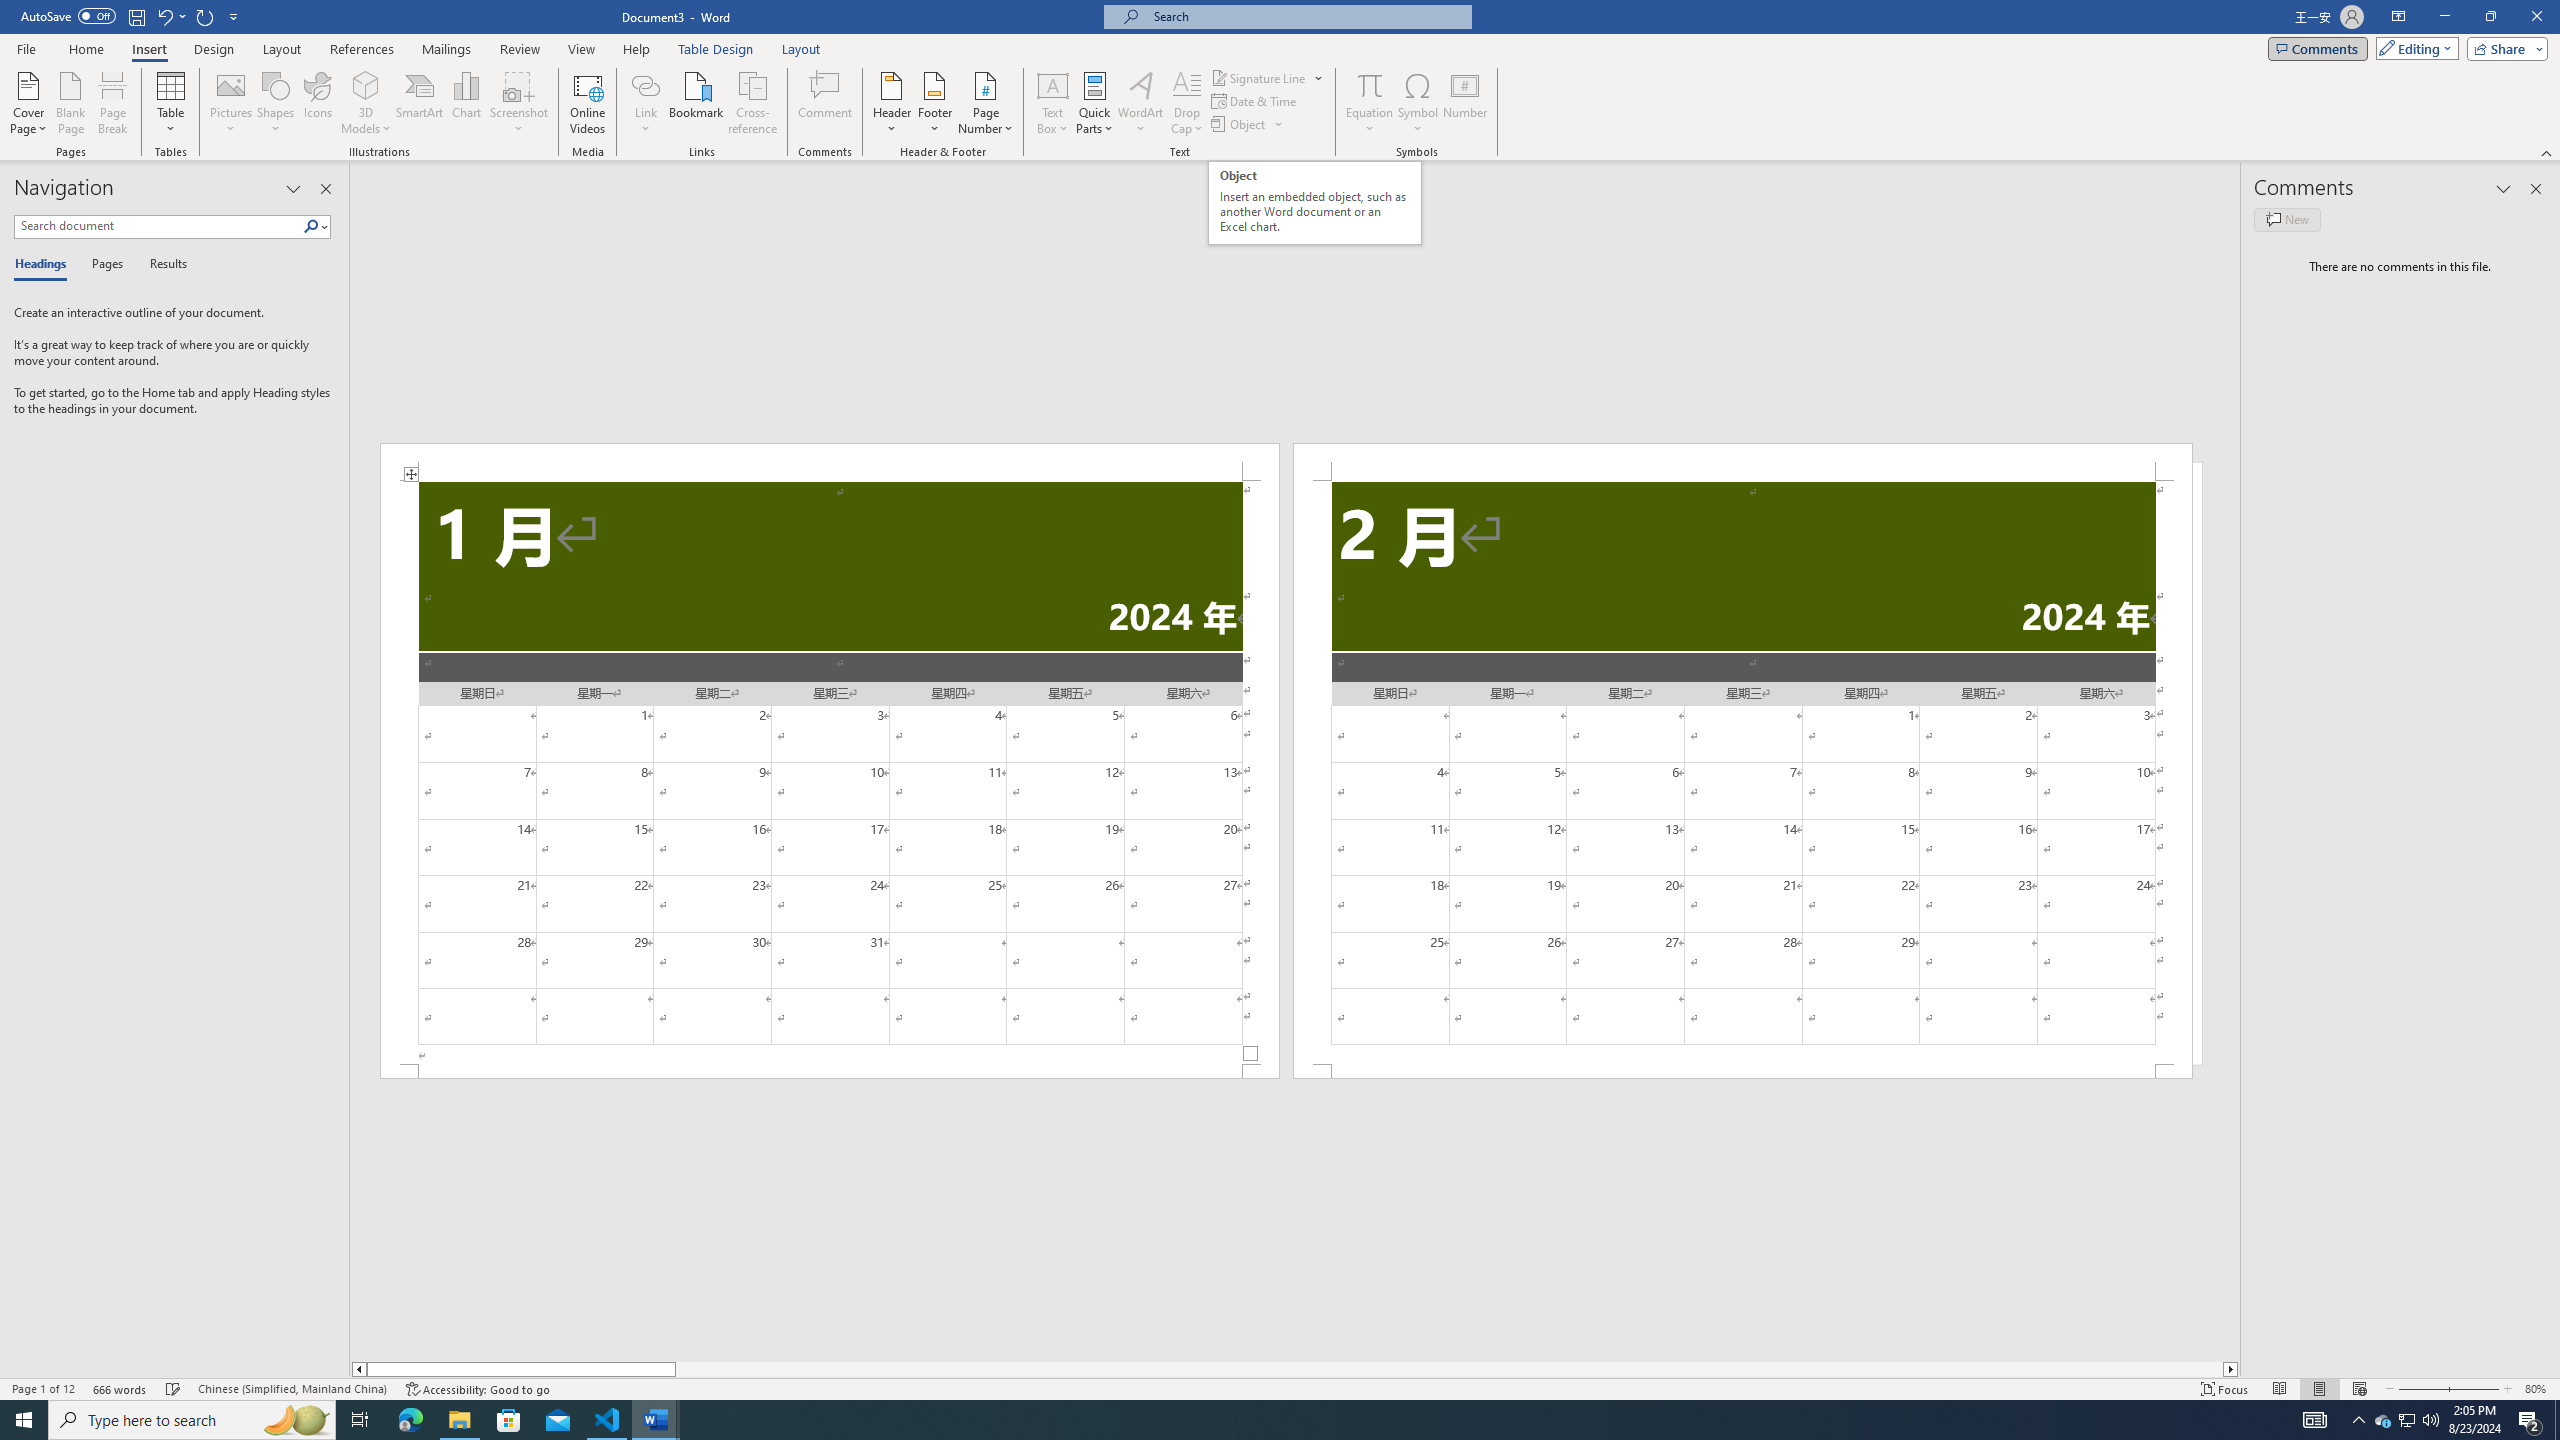 This screenshot has width=2560, height=1440. What do you see at coordinates (1052, 103) in the screenshot?
I see `'Text Box'` at bounding box center [1052, 103].